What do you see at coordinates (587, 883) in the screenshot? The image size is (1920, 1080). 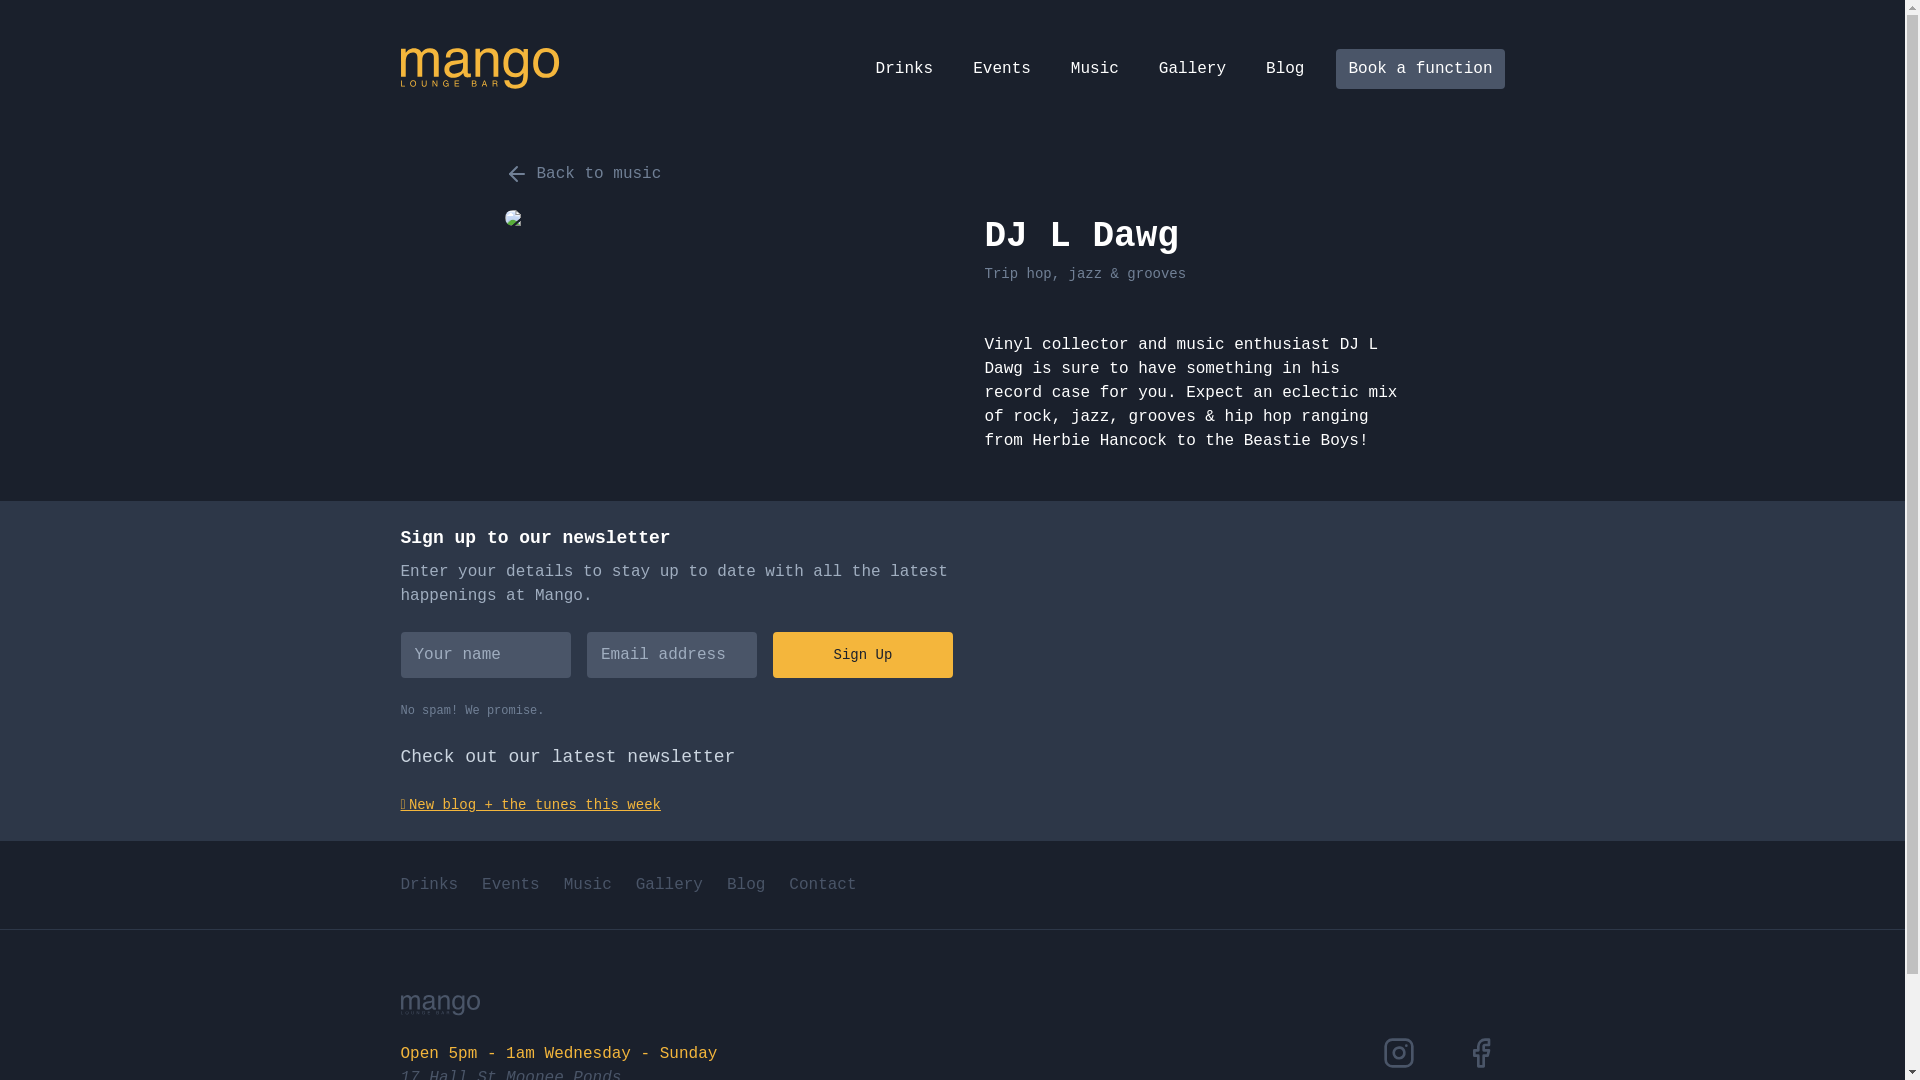 I see `'Music'` at bounding box center [587, 883].